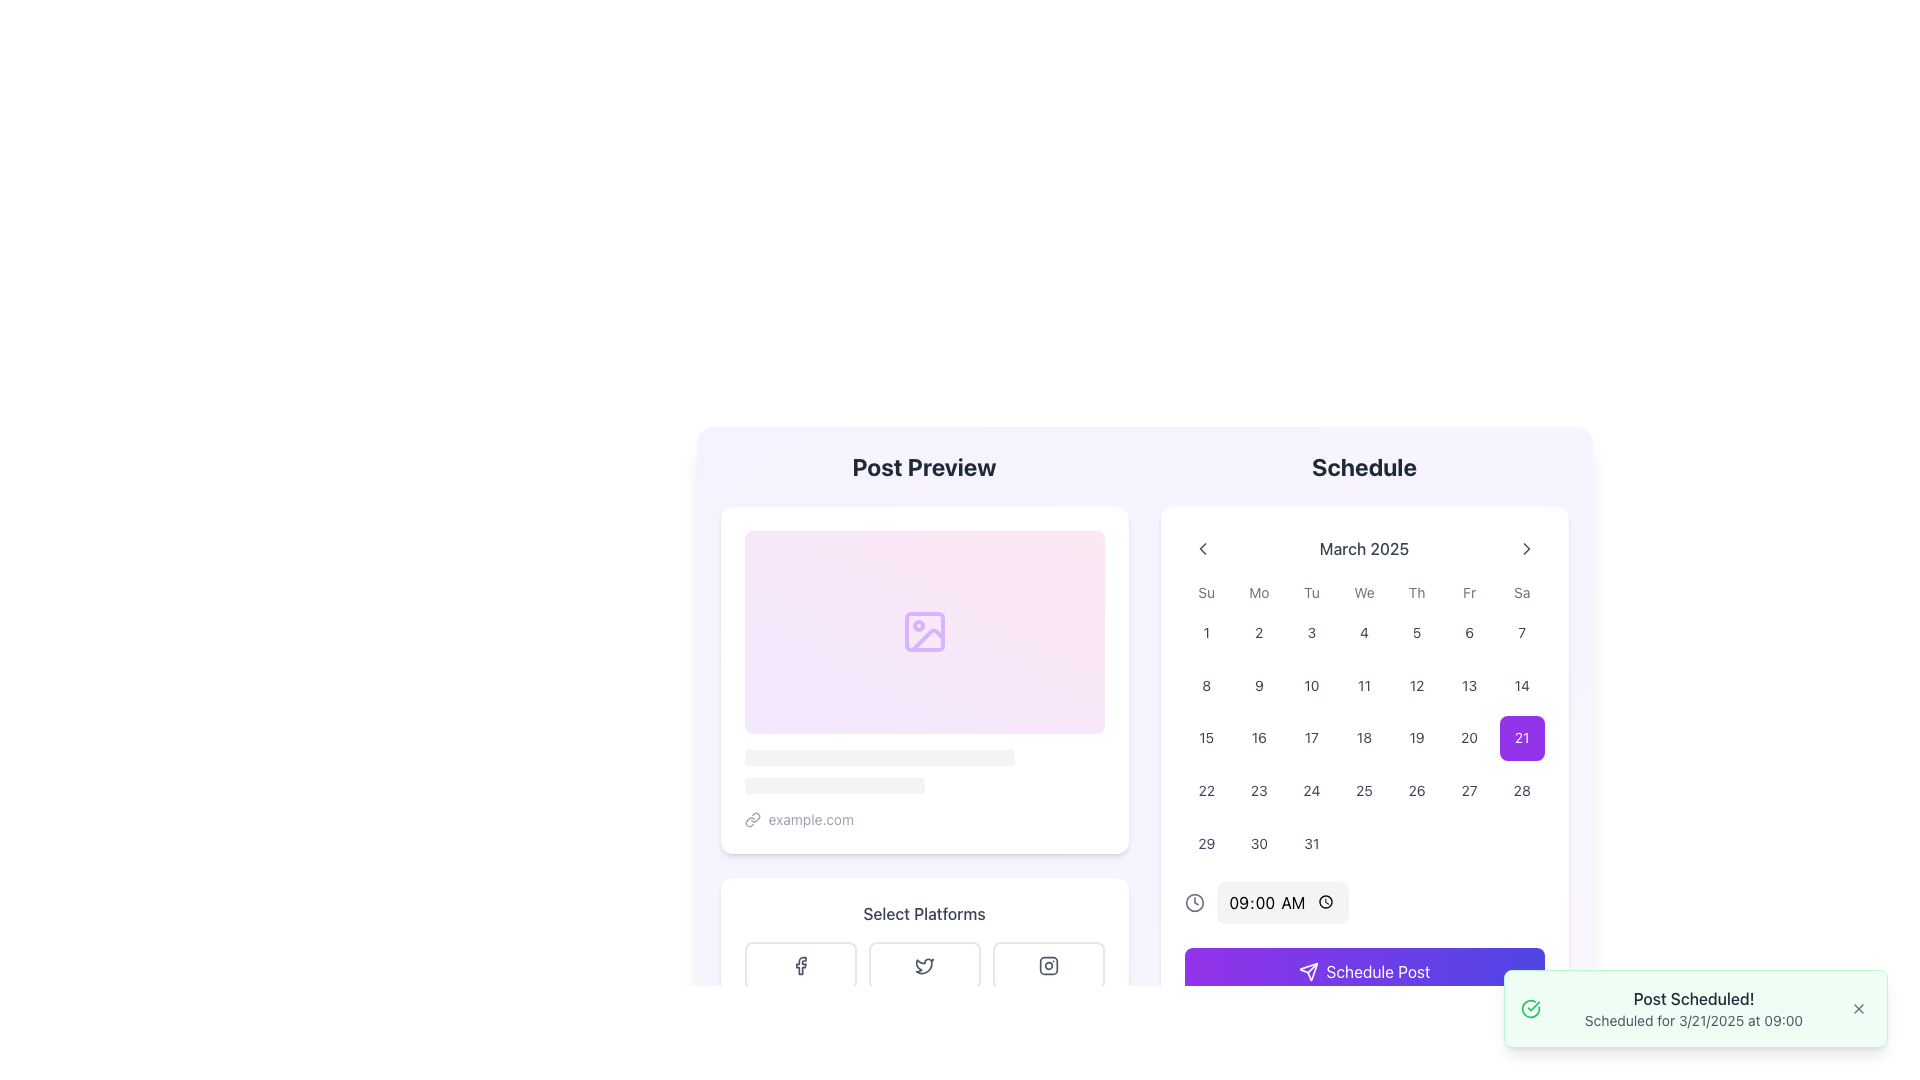  Describe the element at coordinates (1047, 964) in the screenshot. I see `the Instagram button, which is a square-shaped button with rounded corners located below the 'Select Platforms' heading, positioned to the right of the 'Facebook' and 'Twitter' buttons` at that location.